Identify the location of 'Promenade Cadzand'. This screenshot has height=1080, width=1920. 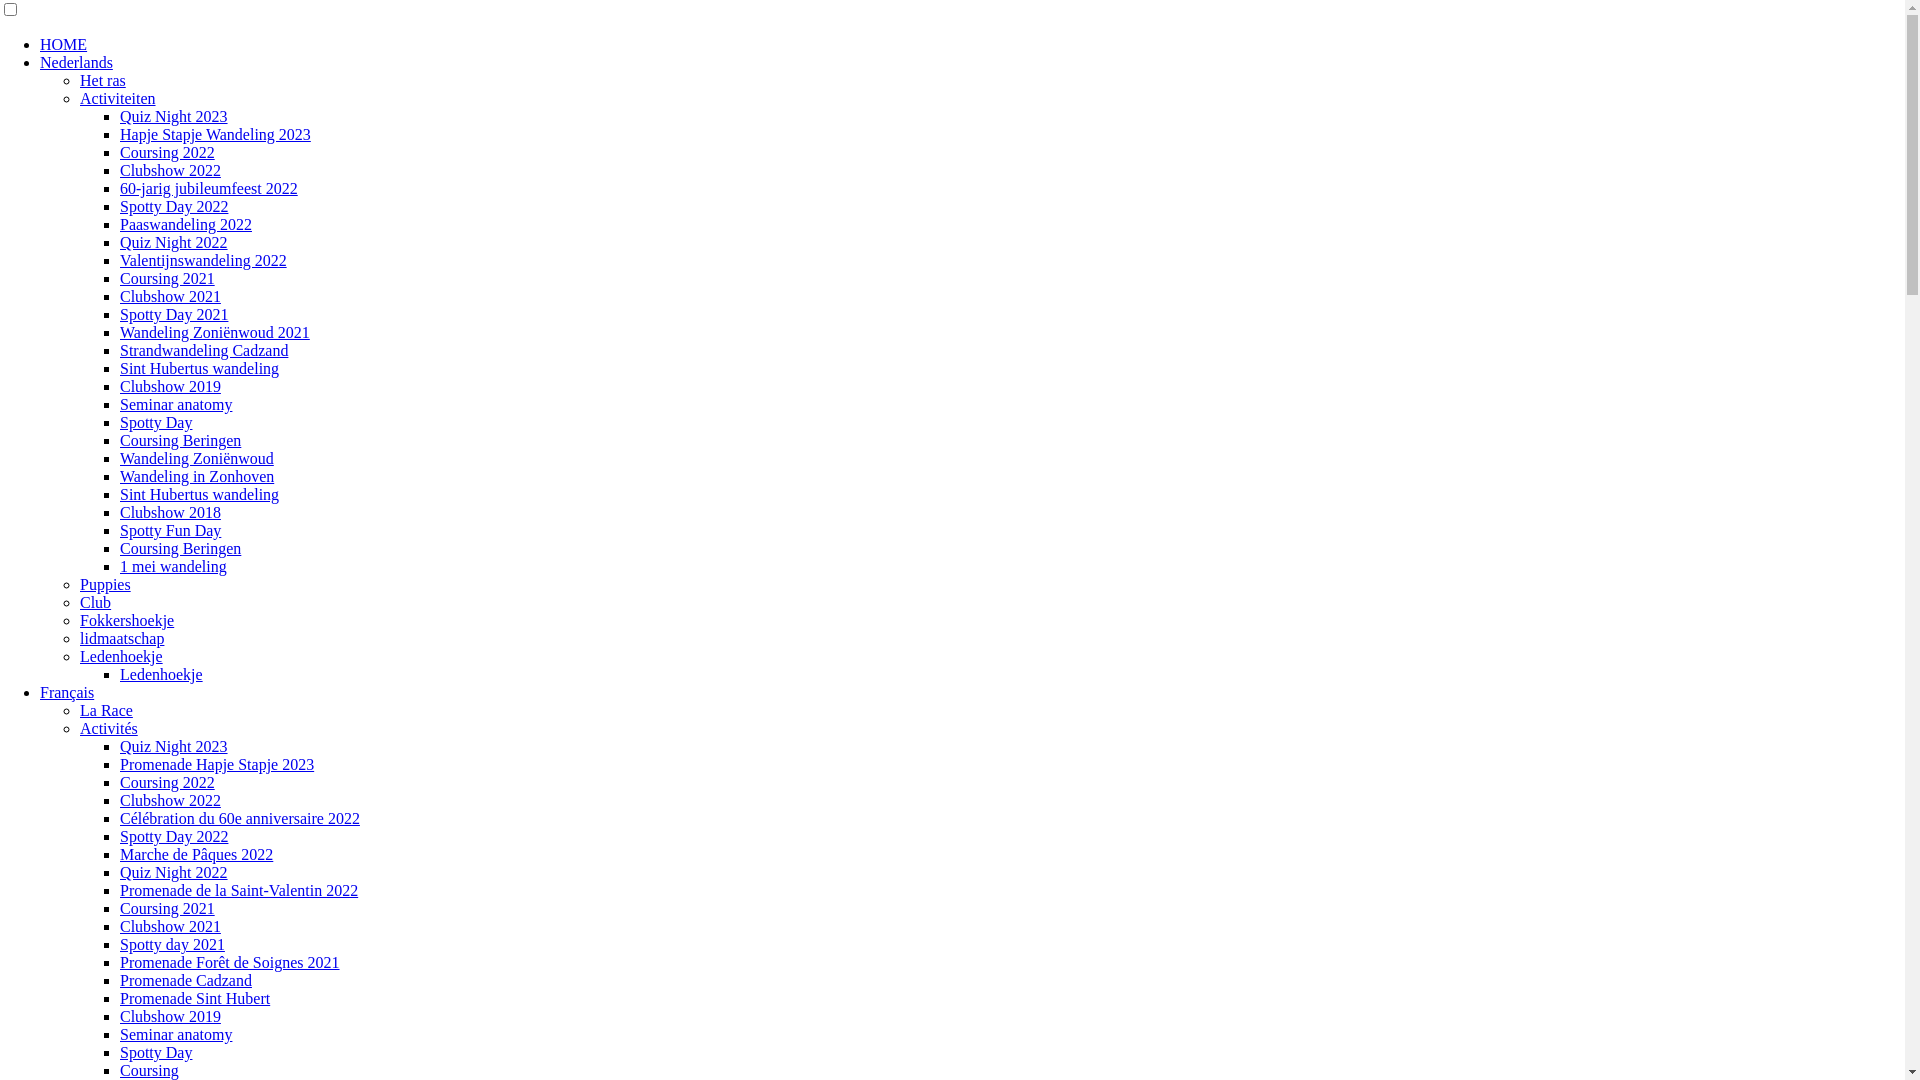
(186, 979).